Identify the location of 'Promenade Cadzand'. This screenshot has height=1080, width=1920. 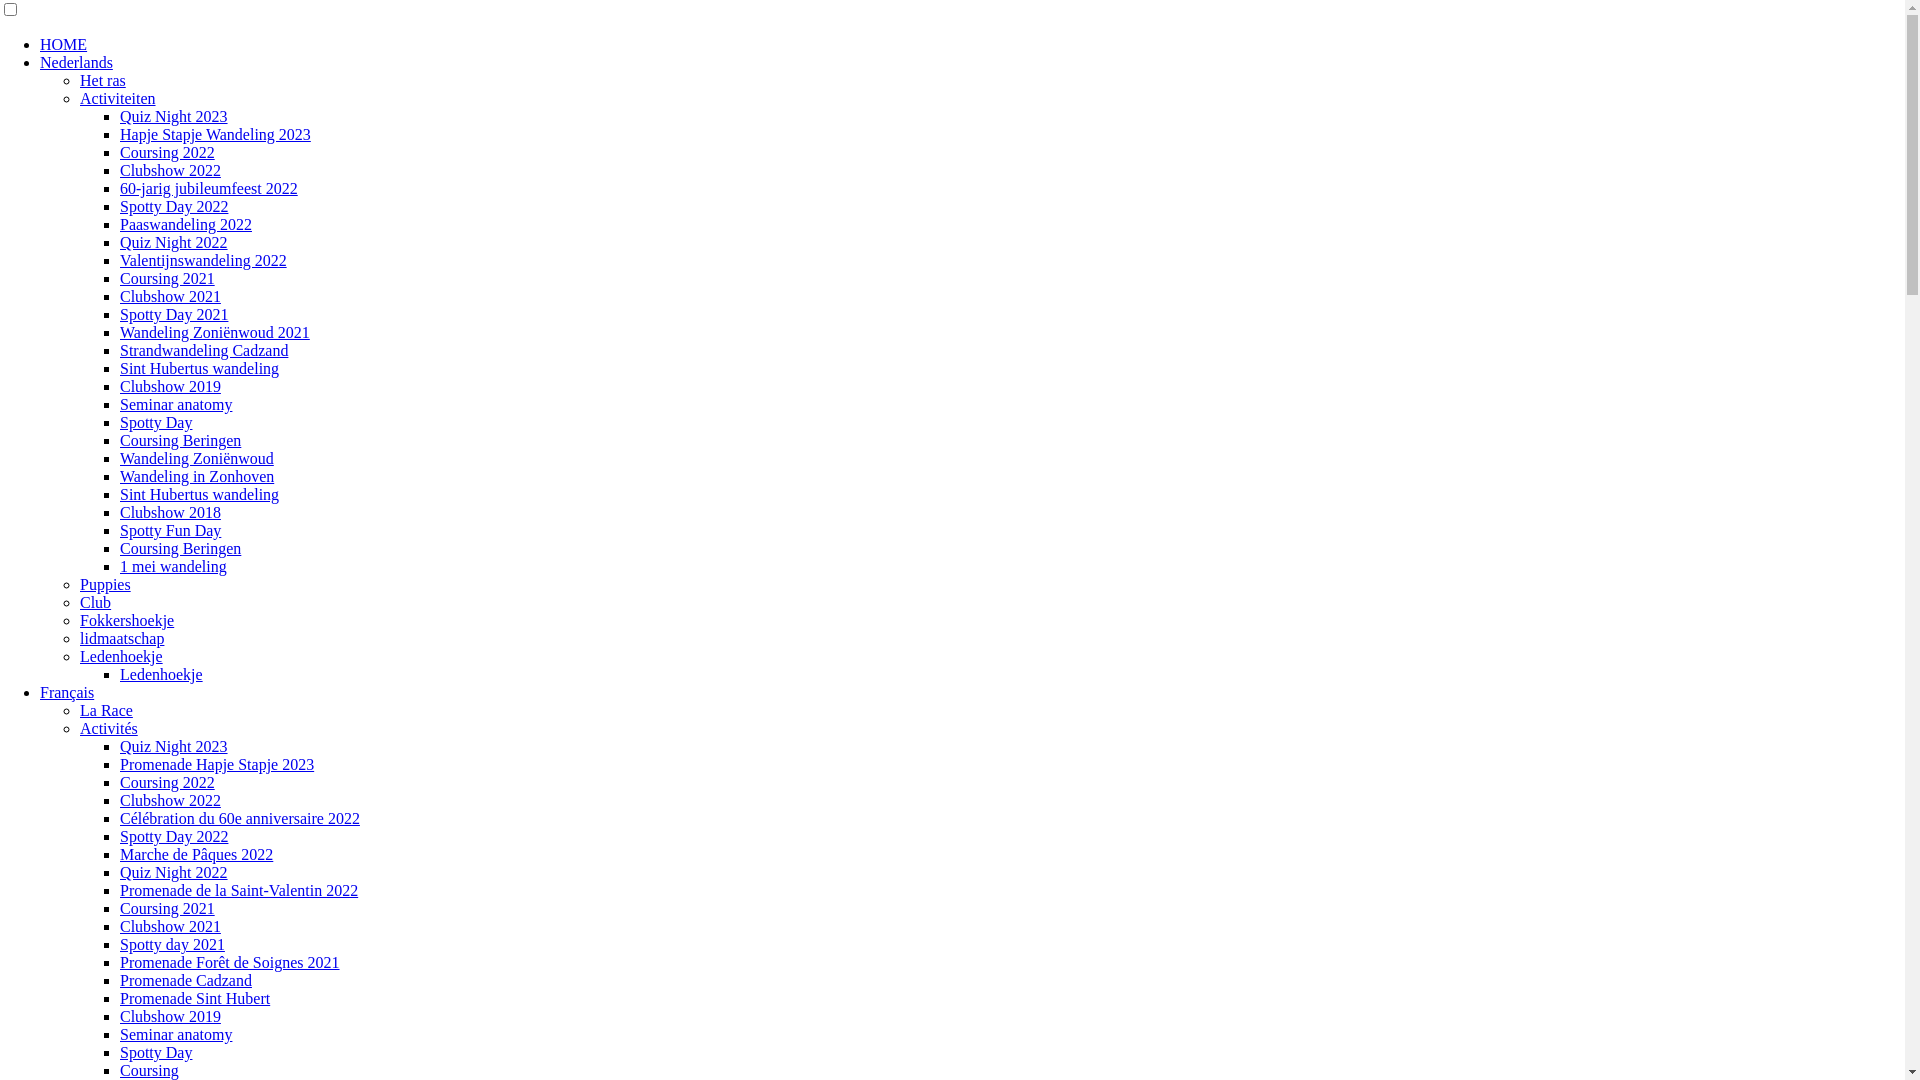
(186, 979).